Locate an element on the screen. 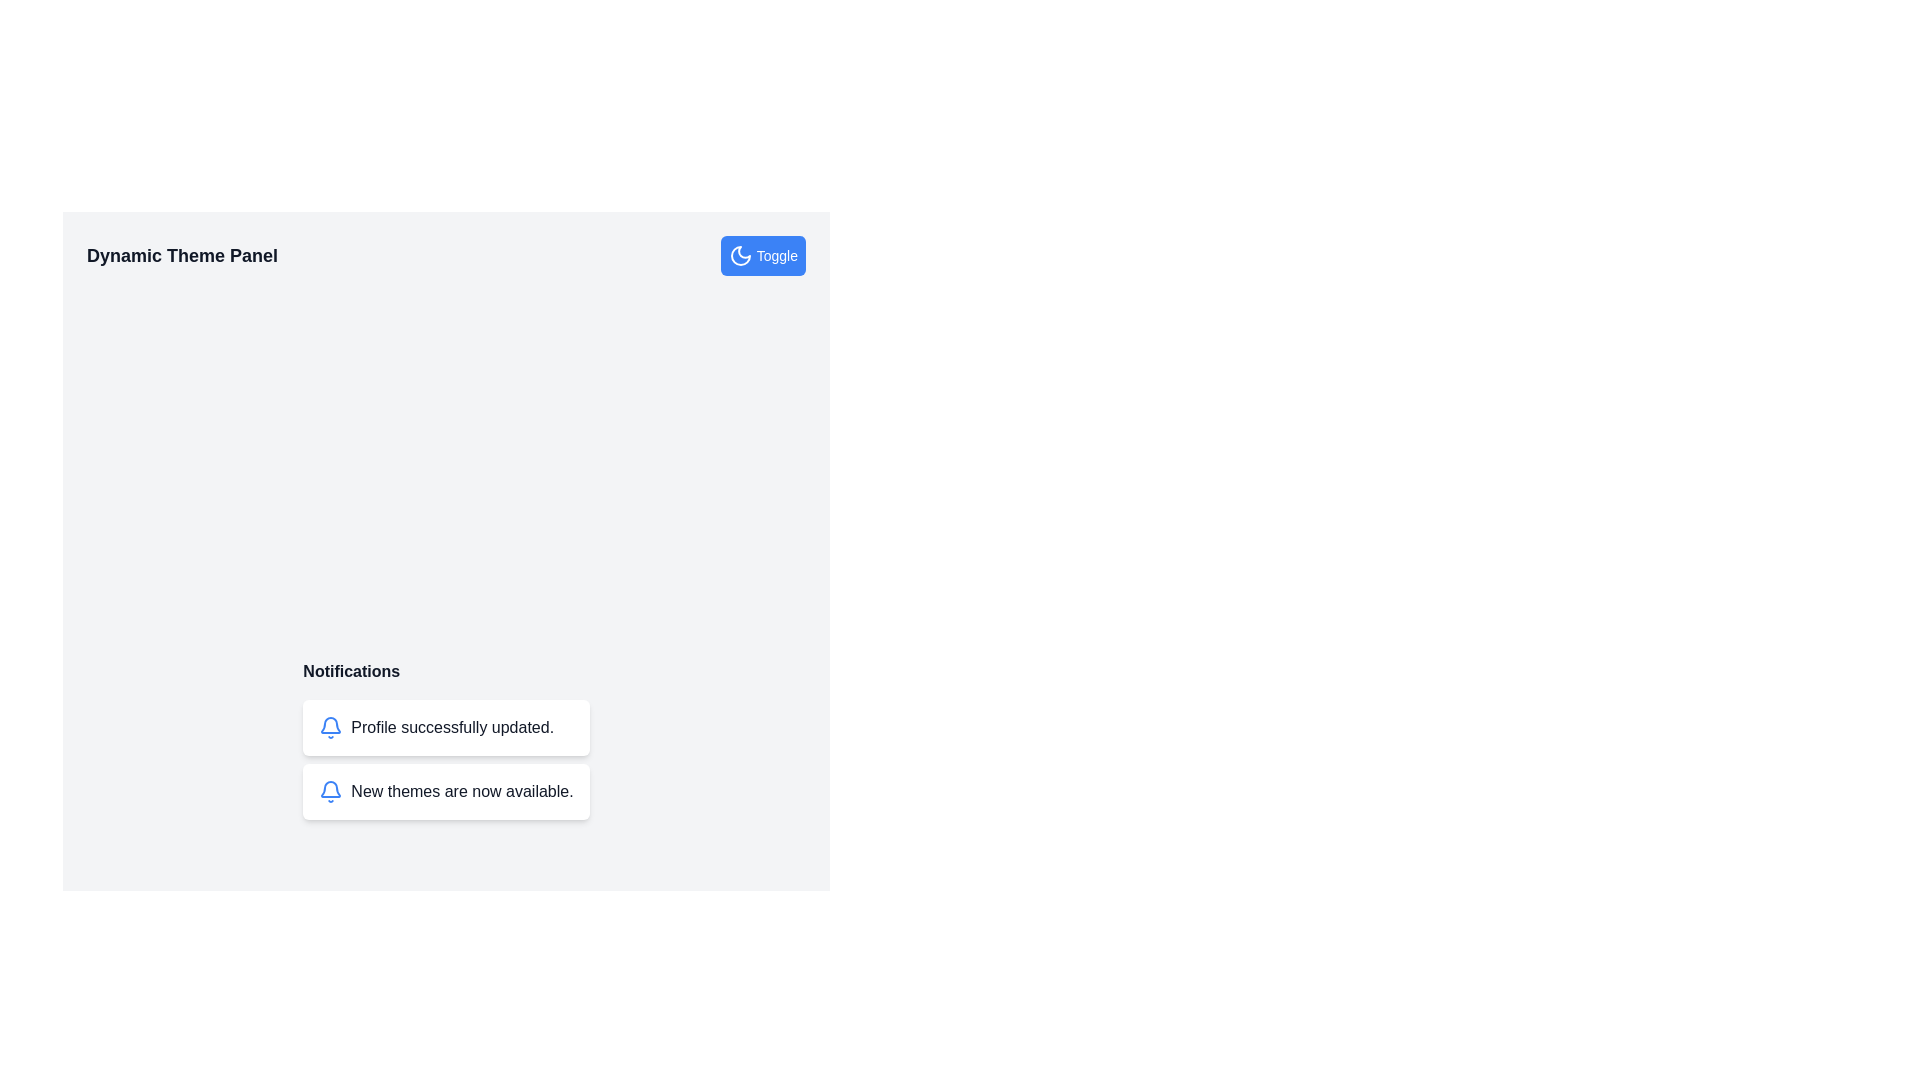 This screenshot has height=1080, width=1920. the SVG moon icon with the 'lucide-moon' class located to the left of the 'Toggle' button in the top-right corner is located at coordinates (739, 254).